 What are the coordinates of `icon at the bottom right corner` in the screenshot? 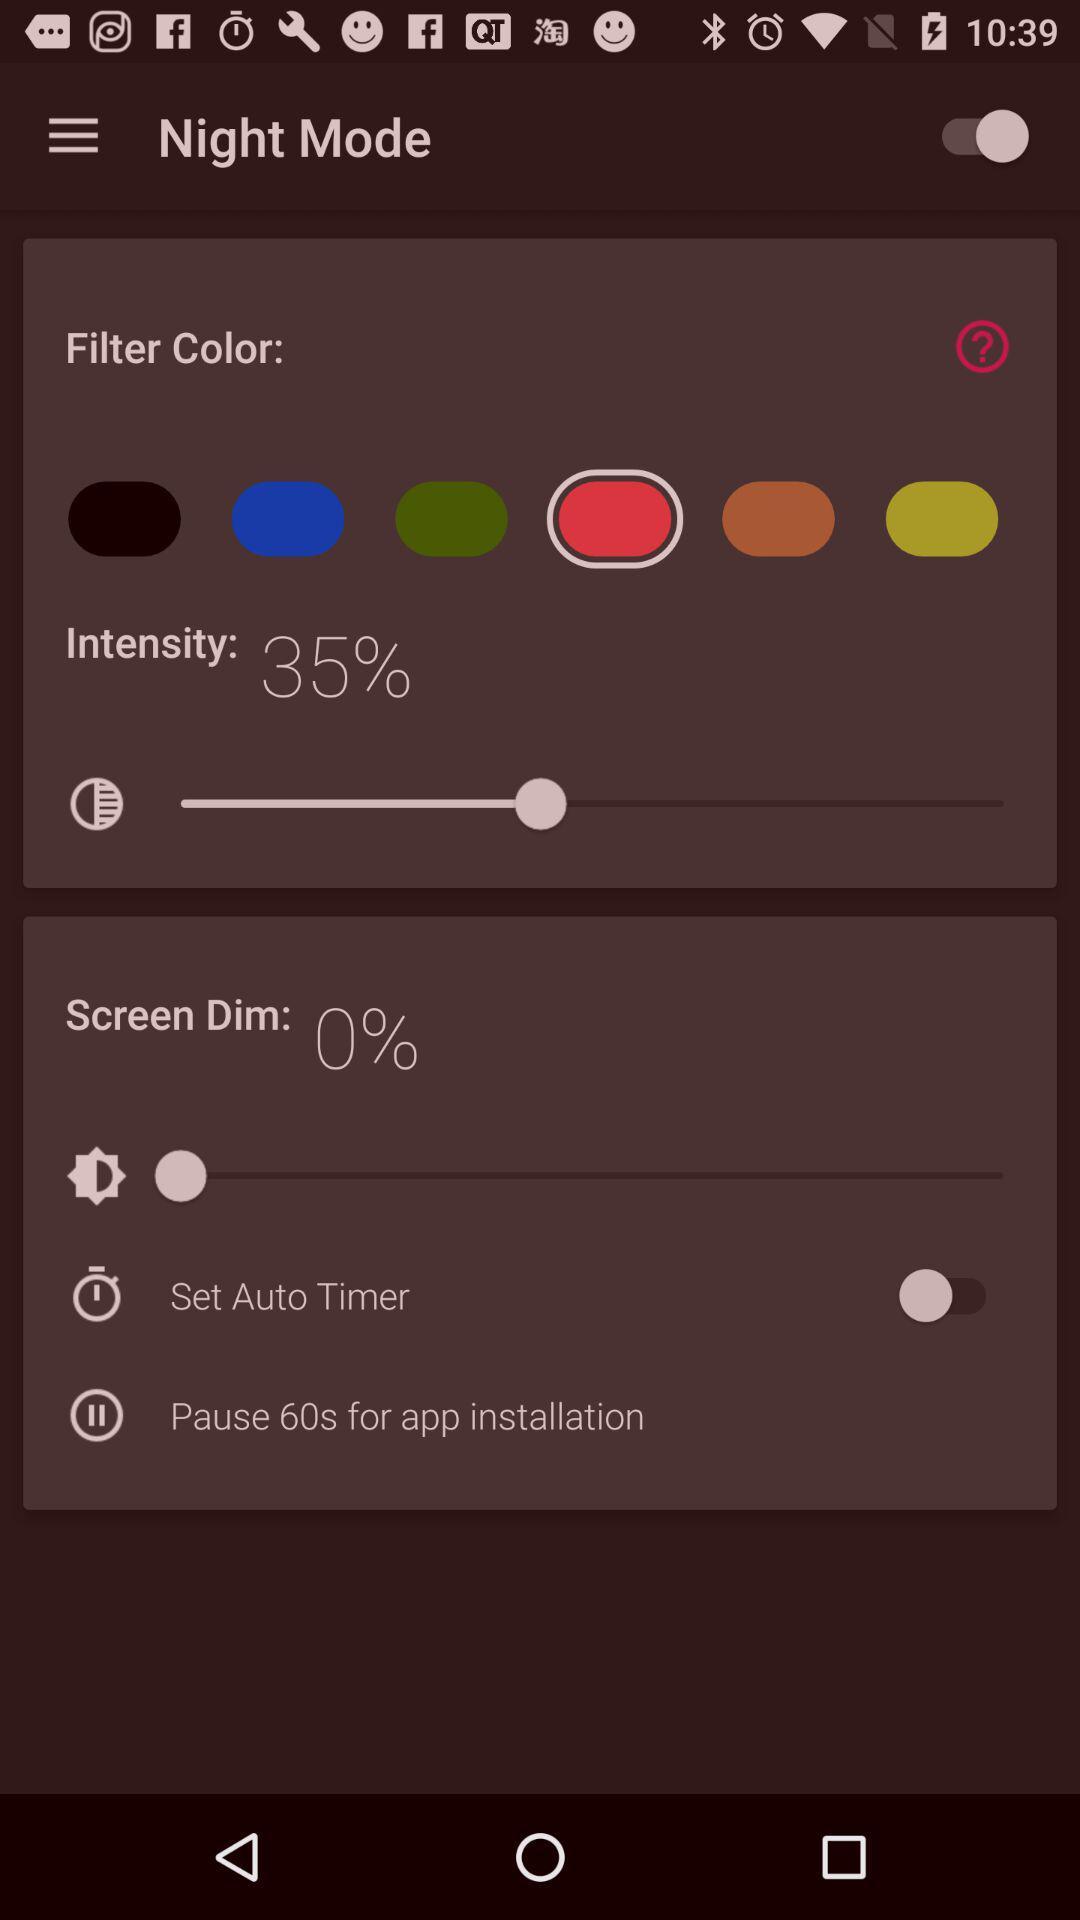 It's located at (951, 1295).